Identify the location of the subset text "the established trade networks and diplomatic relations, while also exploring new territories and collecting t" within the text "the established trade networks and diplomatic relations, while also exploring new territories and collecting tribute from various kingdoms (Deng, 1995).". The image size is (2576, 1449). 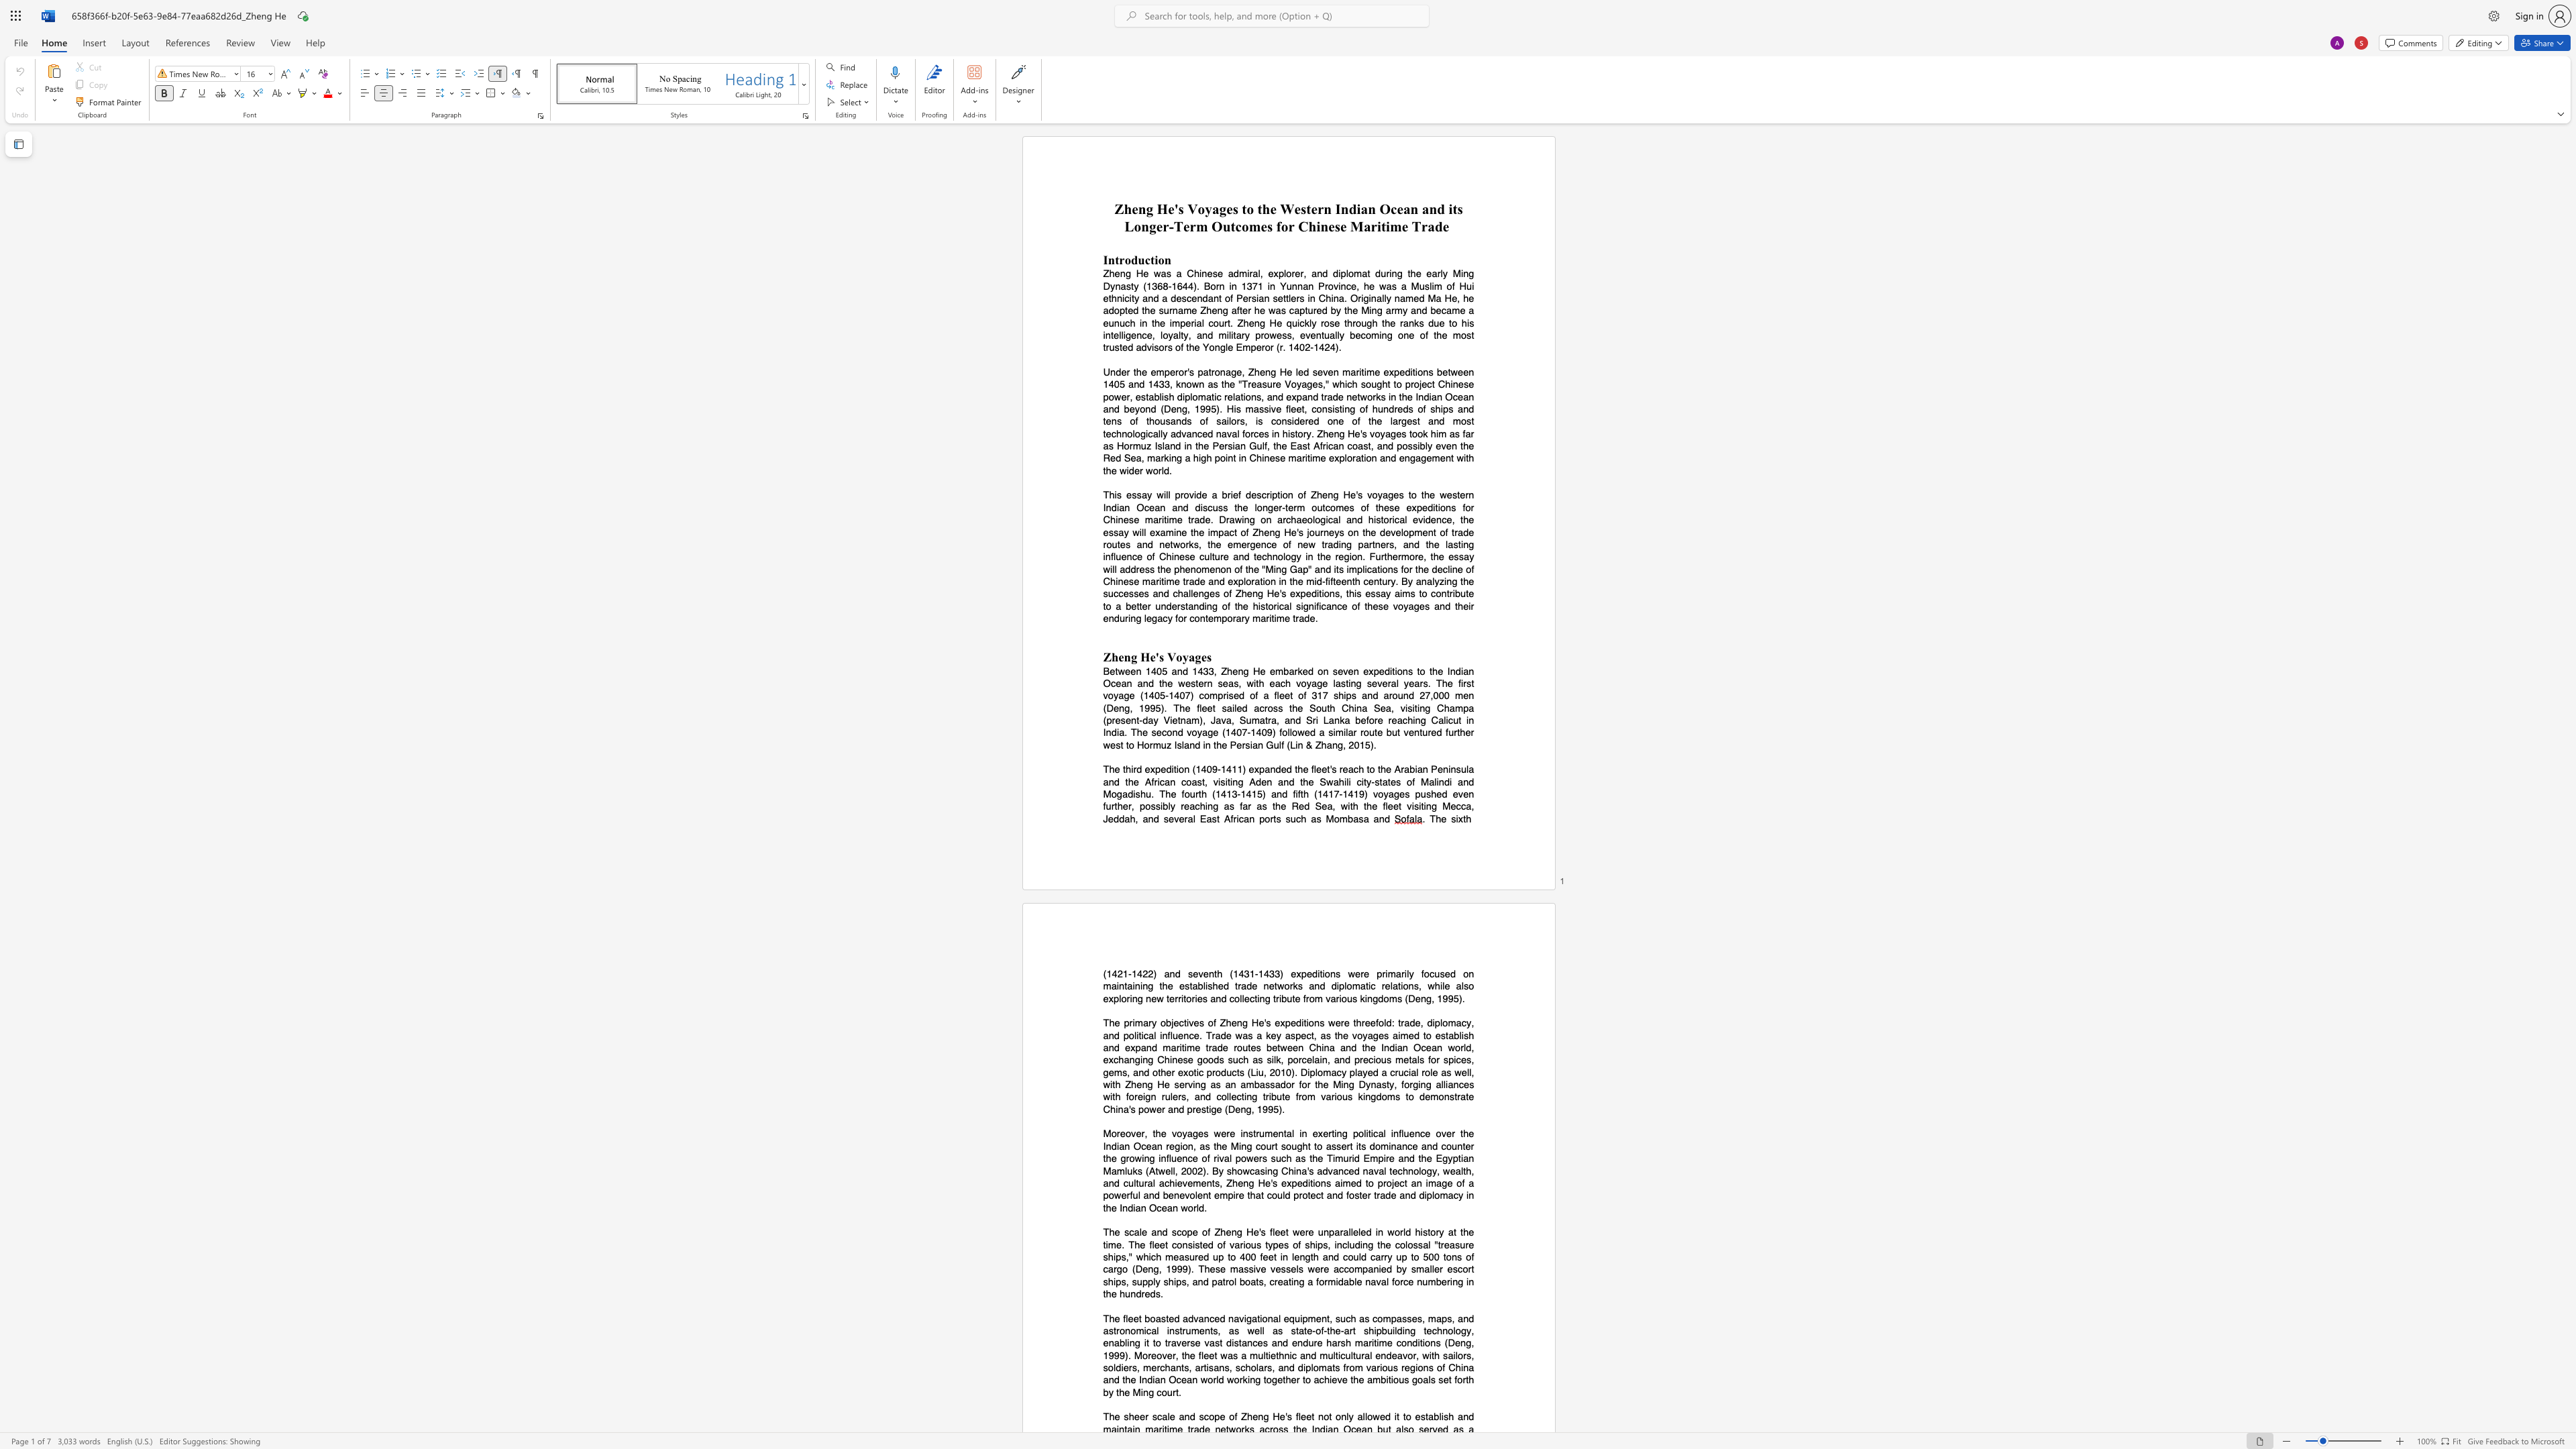
(1159, 986).